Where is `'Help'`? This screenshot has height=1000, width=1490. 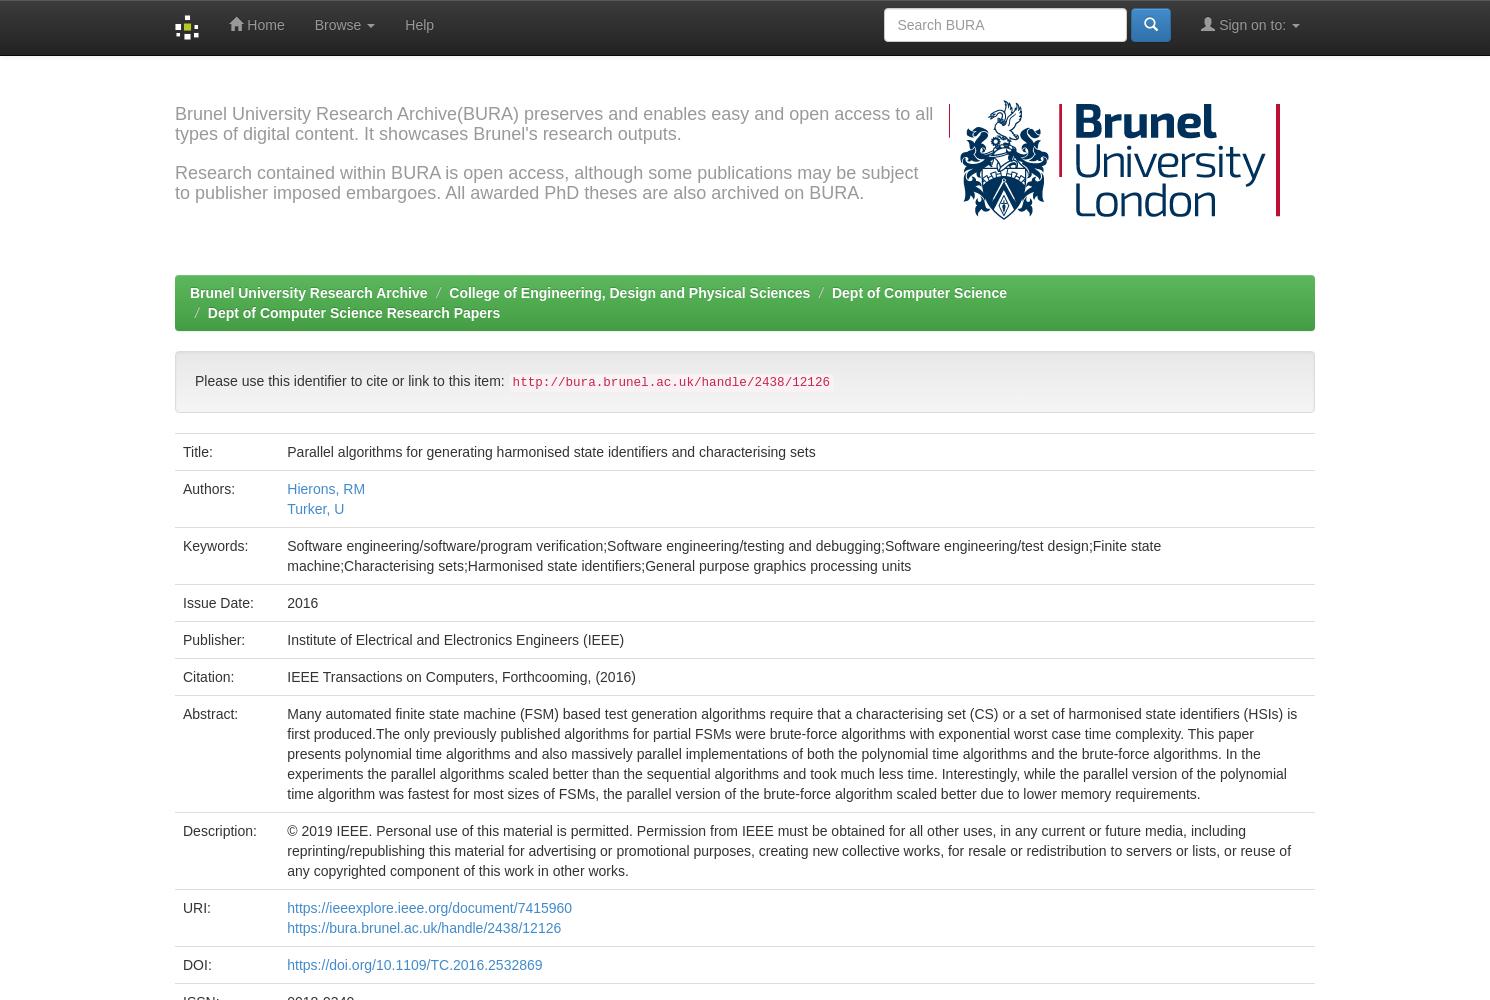
'Help' is located at coordinates (419, 25).